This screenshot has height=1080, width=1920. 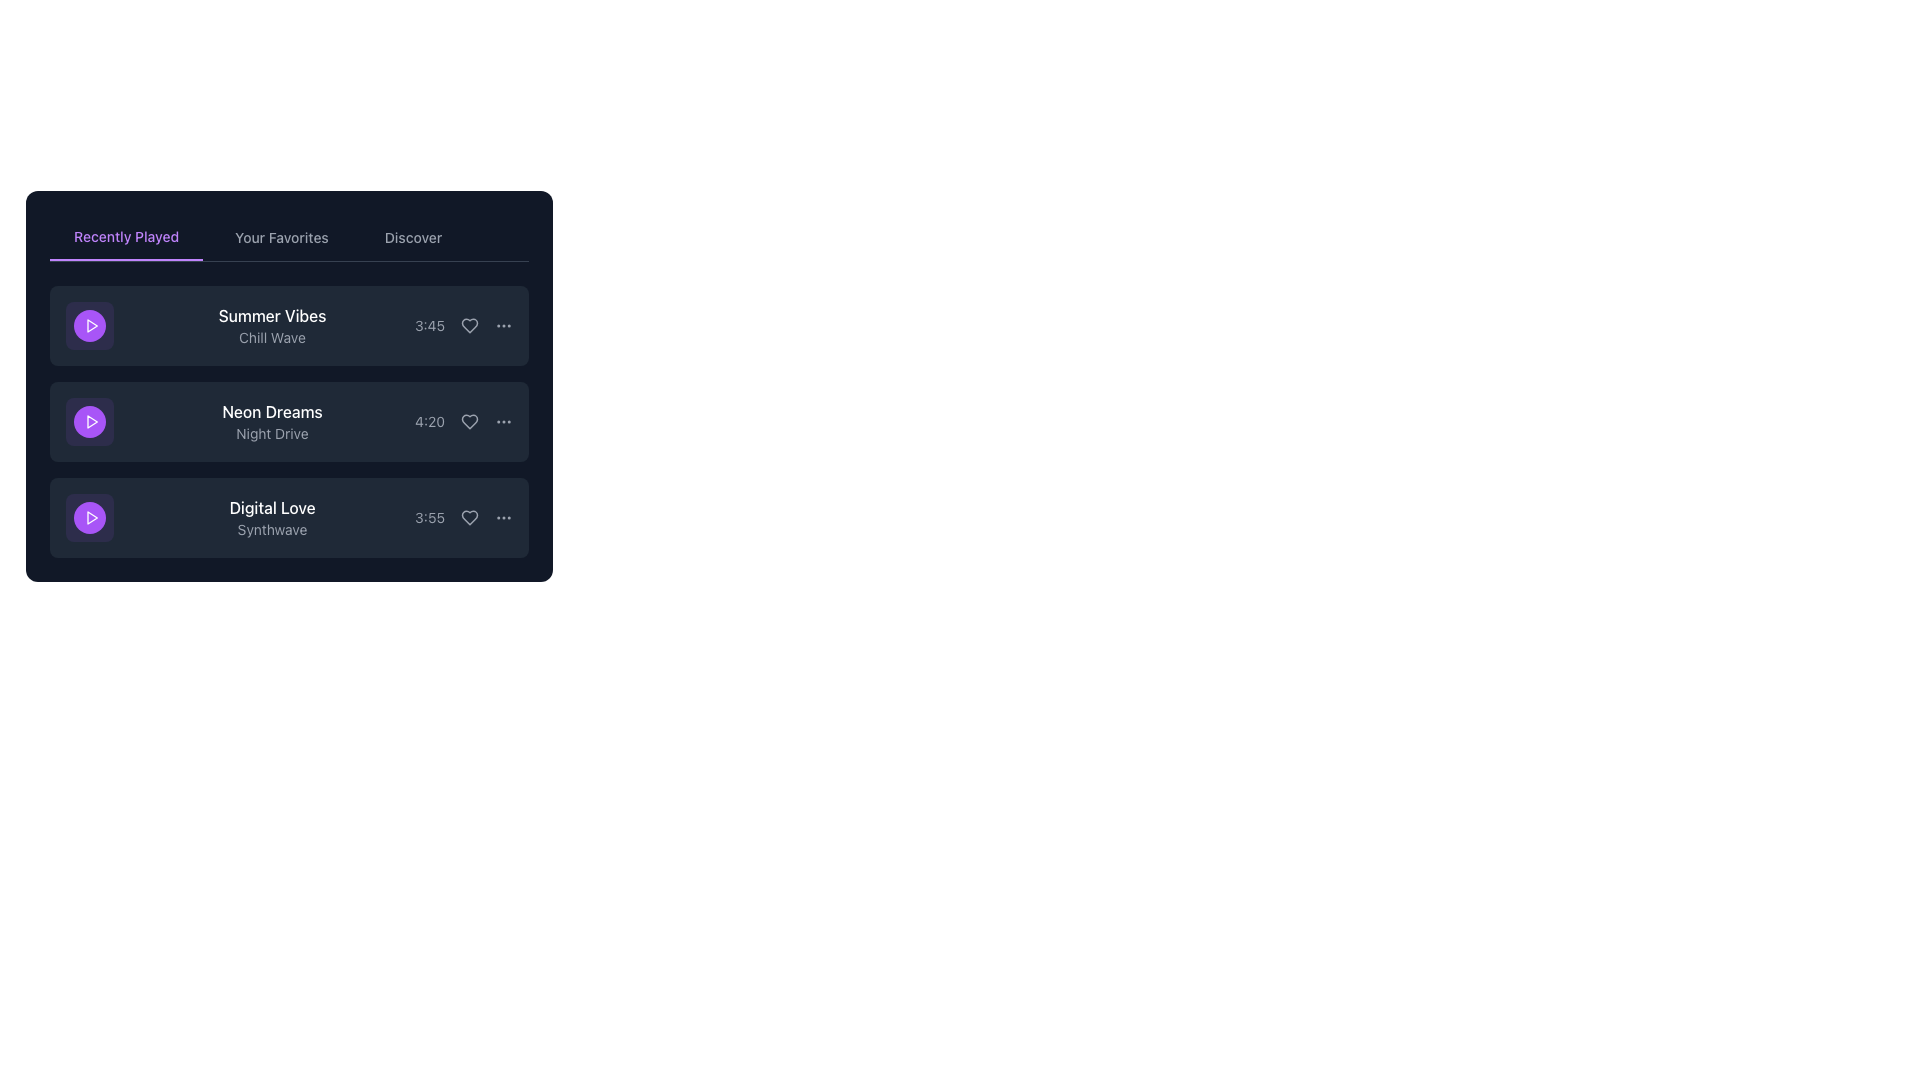 What do you see at coordinates (89, 325) in the screenshot?
I see `the first interactive play button with a purple background containing a white play icon` at bounding box center [89, 325].